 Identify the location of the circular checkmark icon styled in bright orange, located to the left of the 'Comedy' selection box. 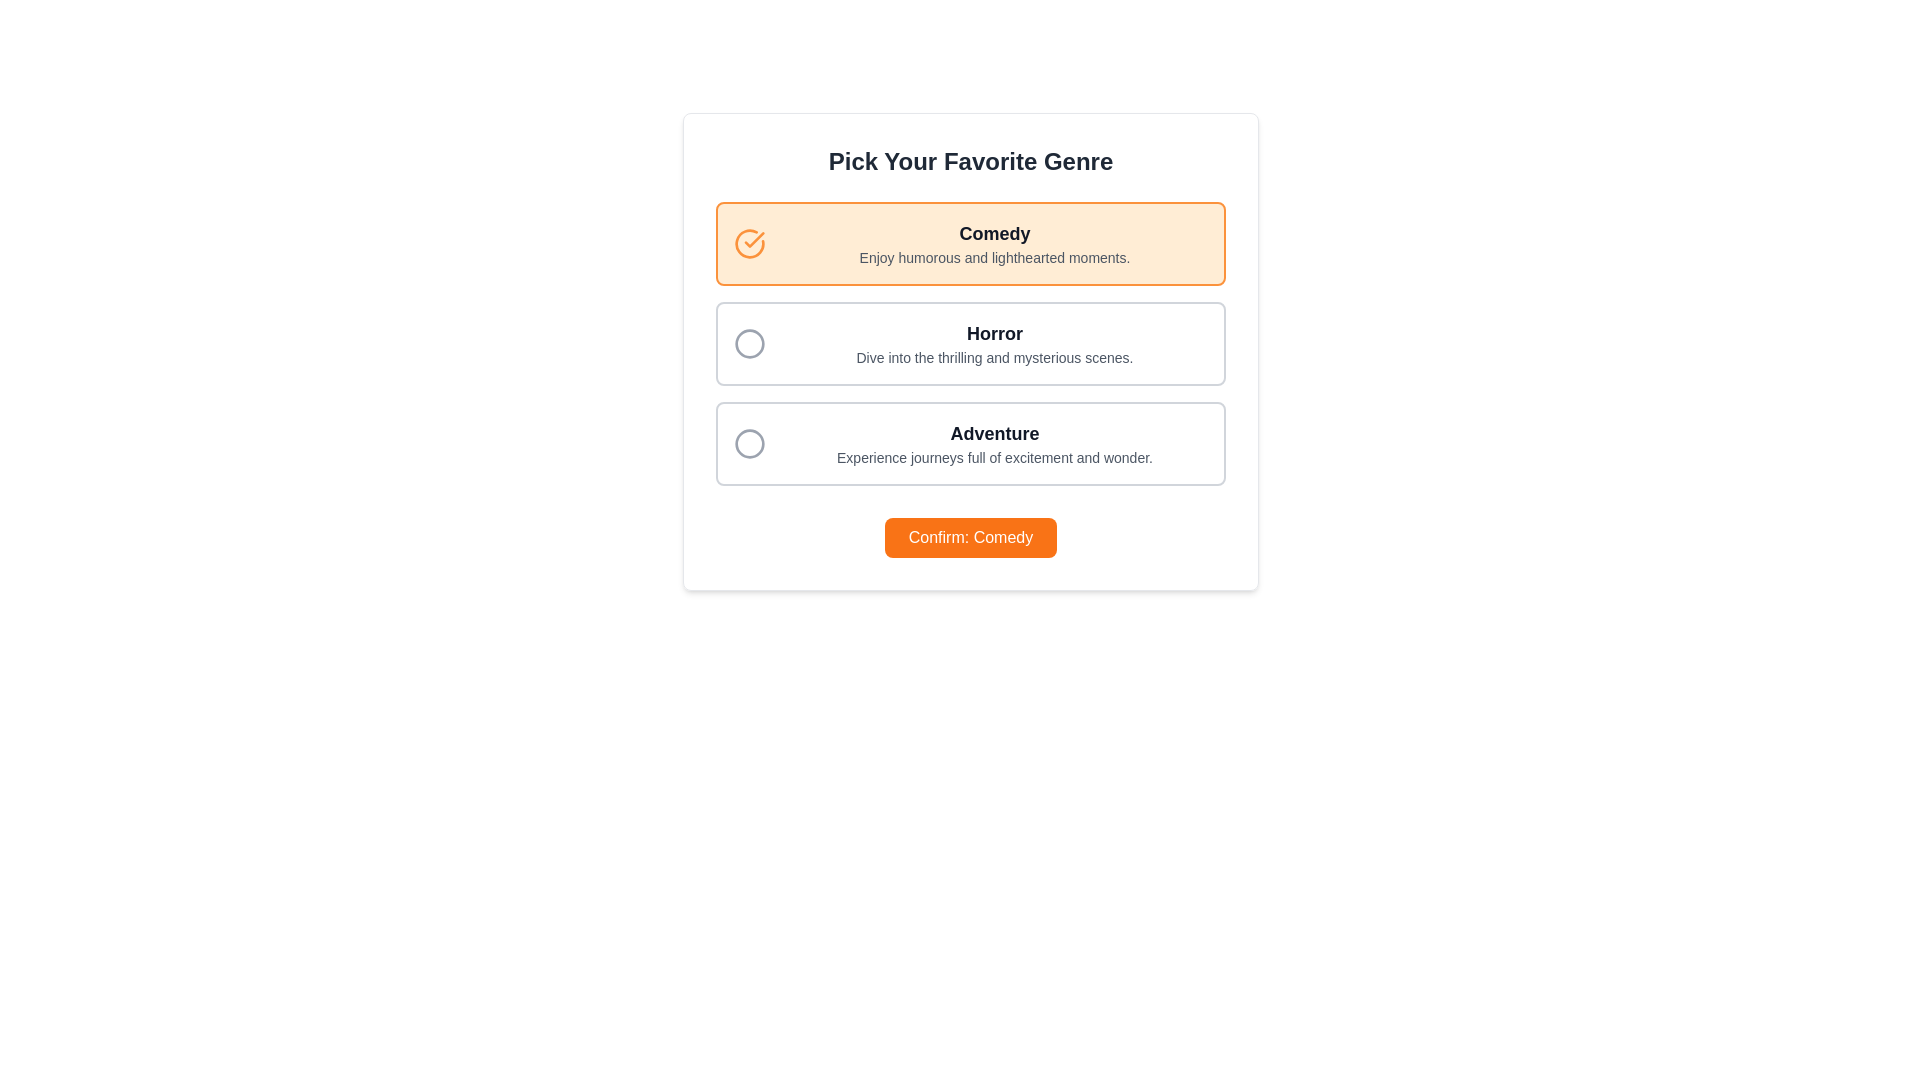
(757, 242).